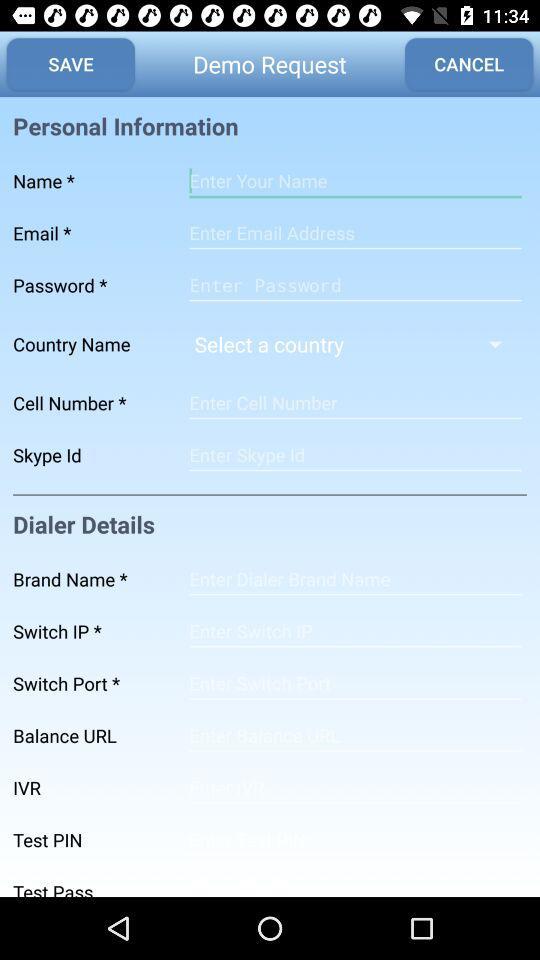 The image size is (540, 960). Describe the element at coordinates (354, 181) in the screenshot. I see `text page` at that location.